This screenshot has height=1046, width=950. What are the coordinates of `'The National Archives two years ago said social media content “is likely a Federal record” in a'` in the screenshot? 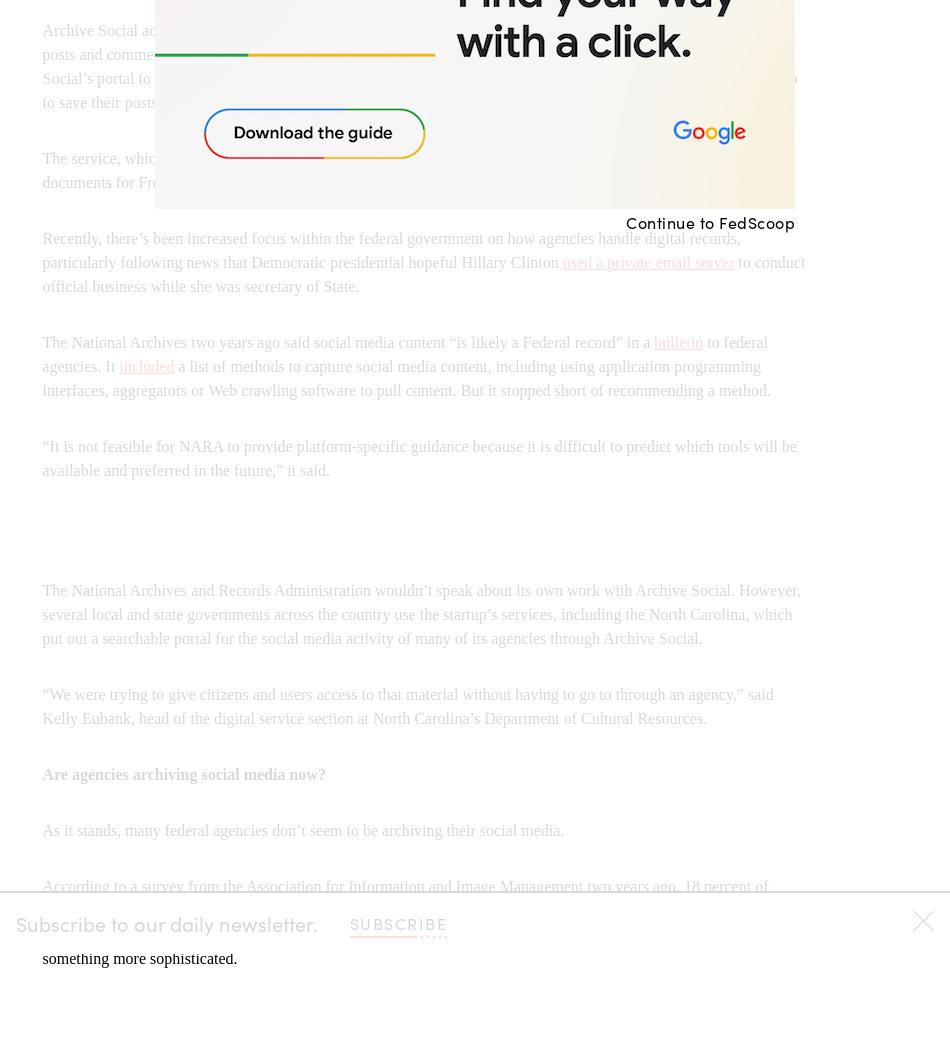 It's located at (346, 341).